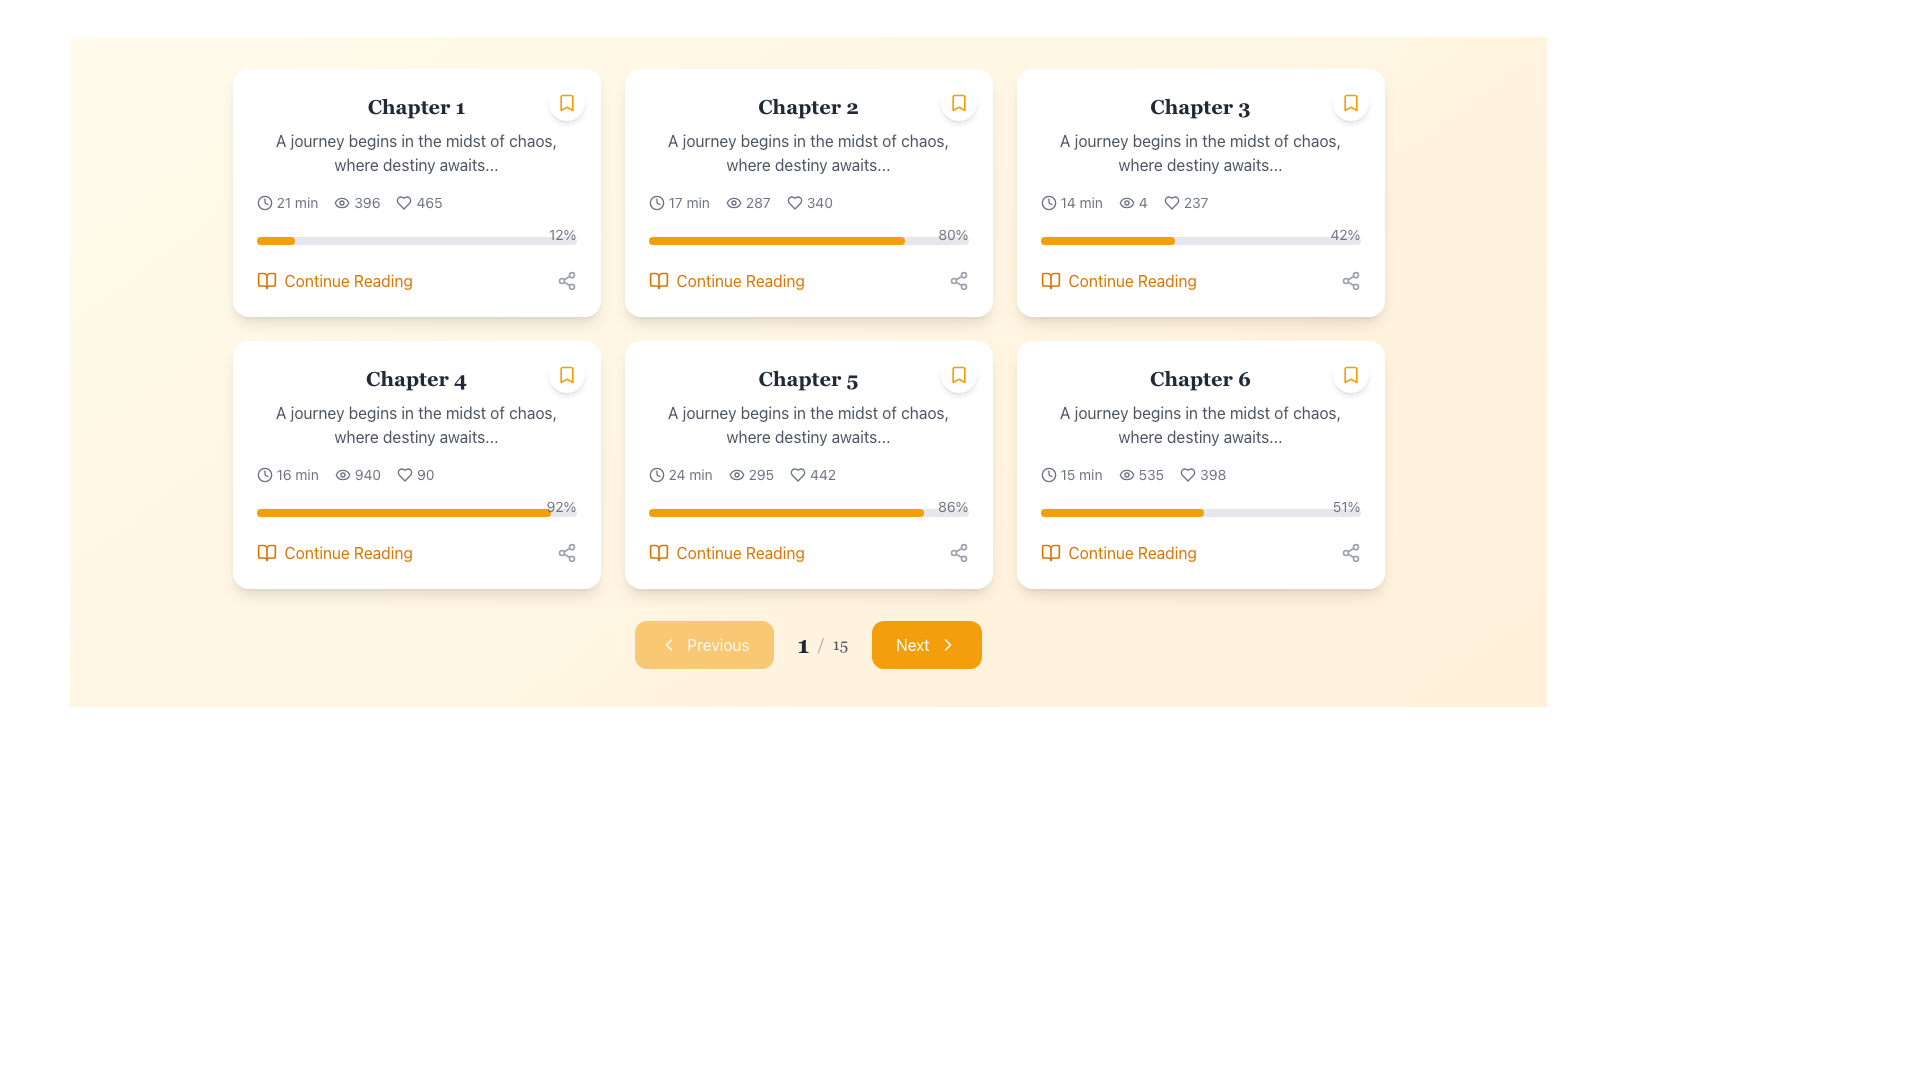  I want to click on the informational text with the clock icon that displays '15 min' beneath the chapter title 'Chapter 6', so click(1070, 474).